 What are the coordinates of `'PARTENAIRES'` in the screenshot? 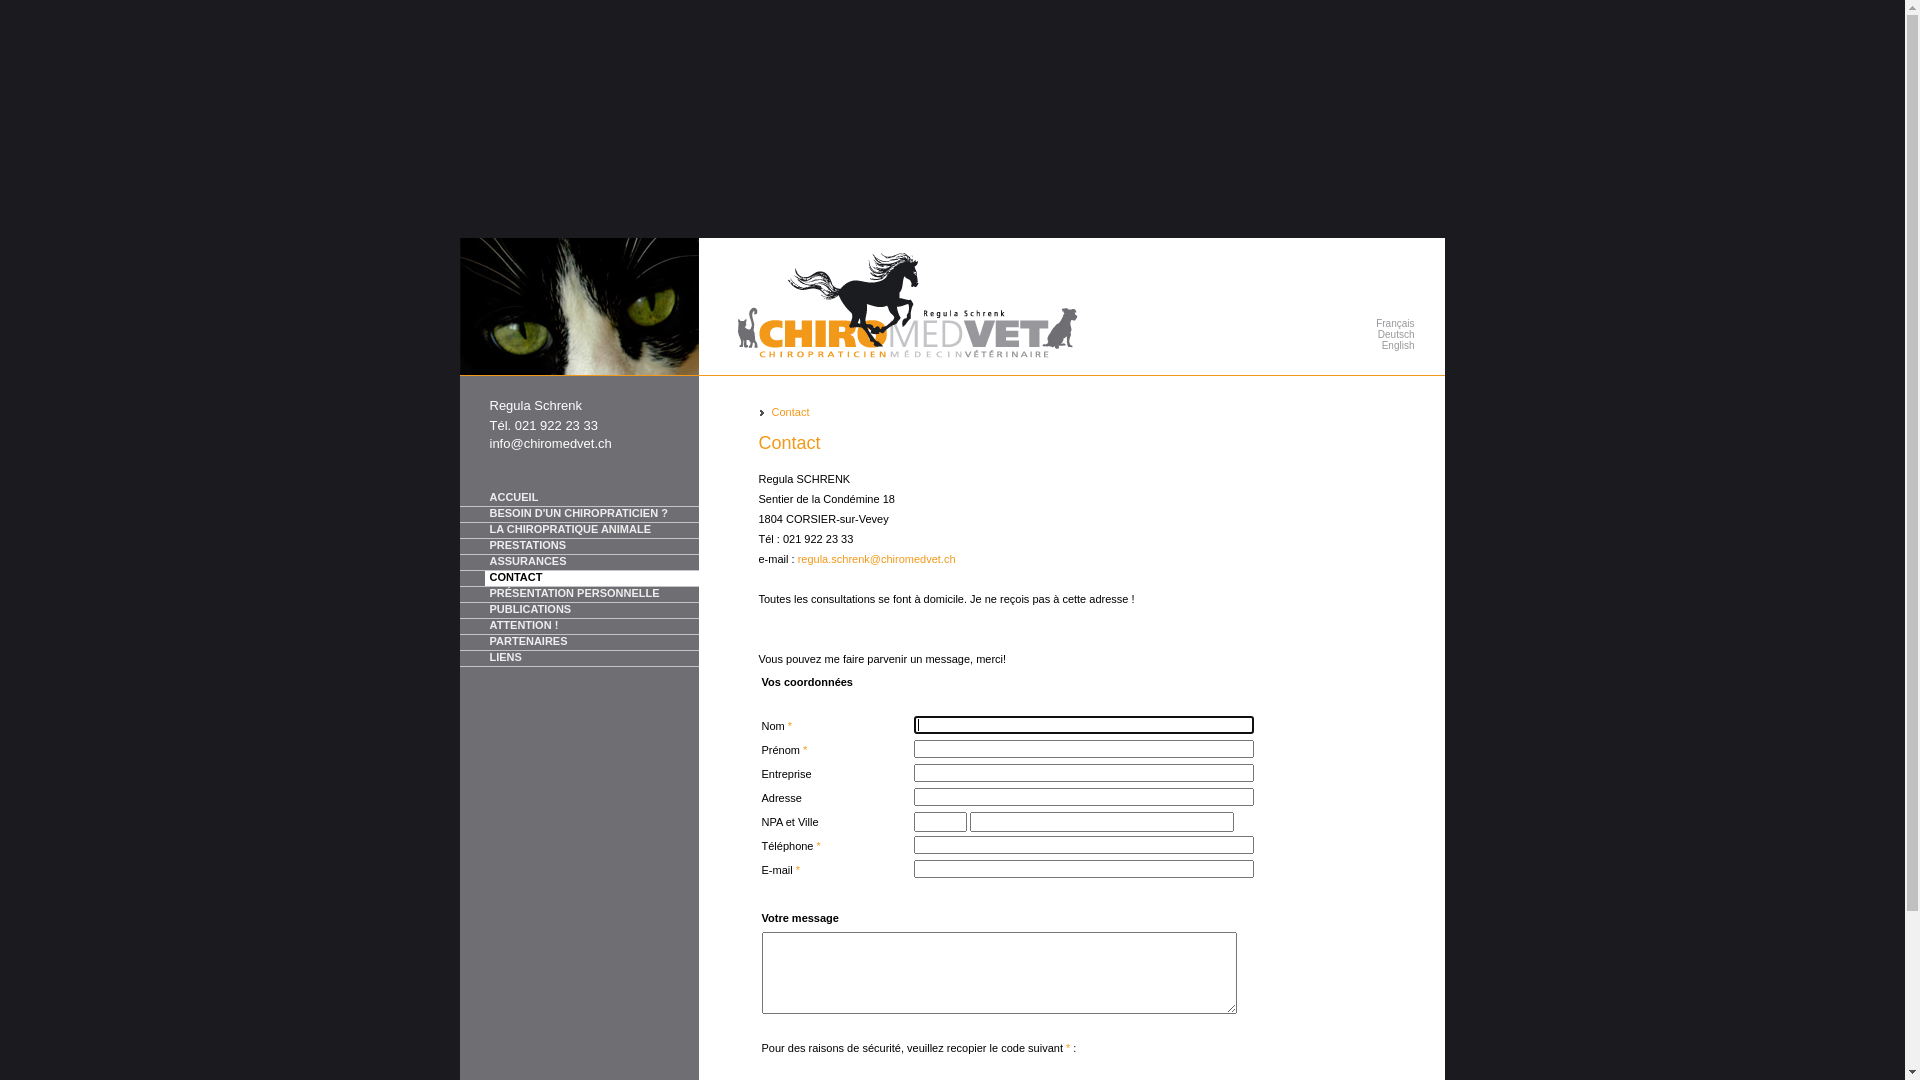 It's located at (578, 643).